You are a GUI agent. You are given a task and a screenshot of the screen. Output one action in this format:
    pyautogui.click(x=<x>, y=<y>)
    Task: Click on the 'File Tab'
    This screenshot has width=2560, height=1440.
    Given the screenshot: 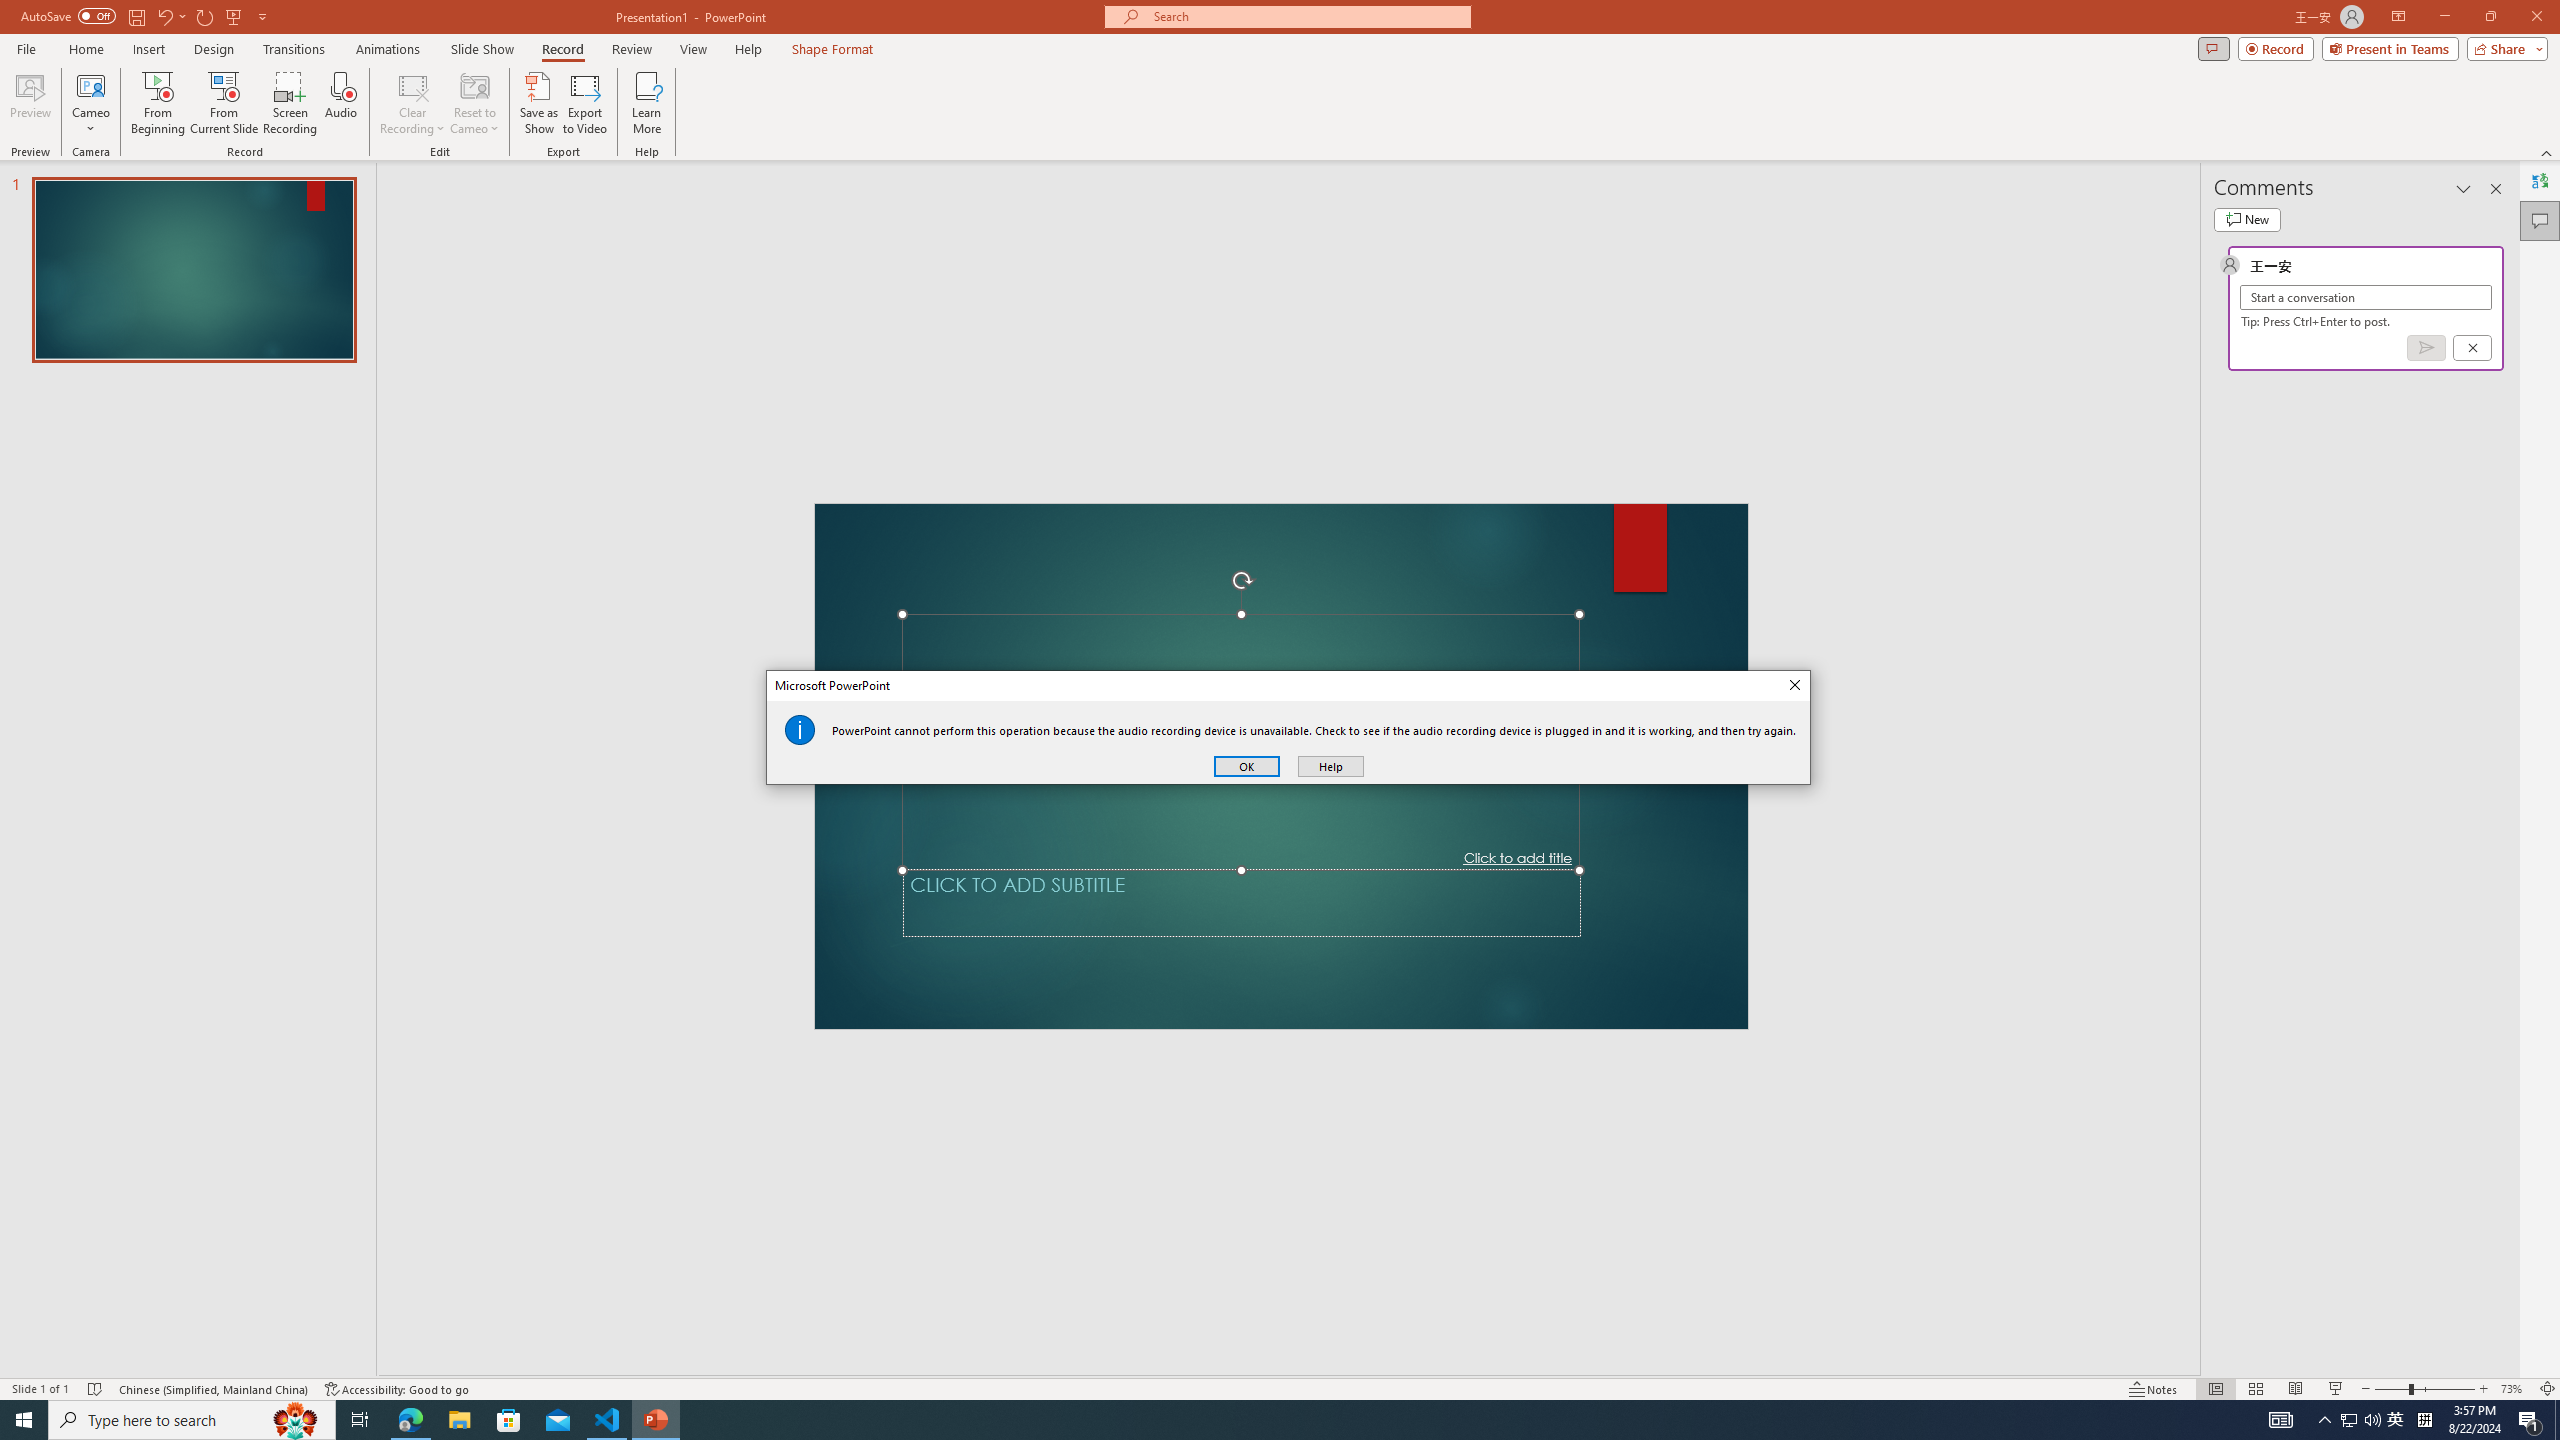 What is the action you would take?
    pyautogui.click(x=25, y=47)
    